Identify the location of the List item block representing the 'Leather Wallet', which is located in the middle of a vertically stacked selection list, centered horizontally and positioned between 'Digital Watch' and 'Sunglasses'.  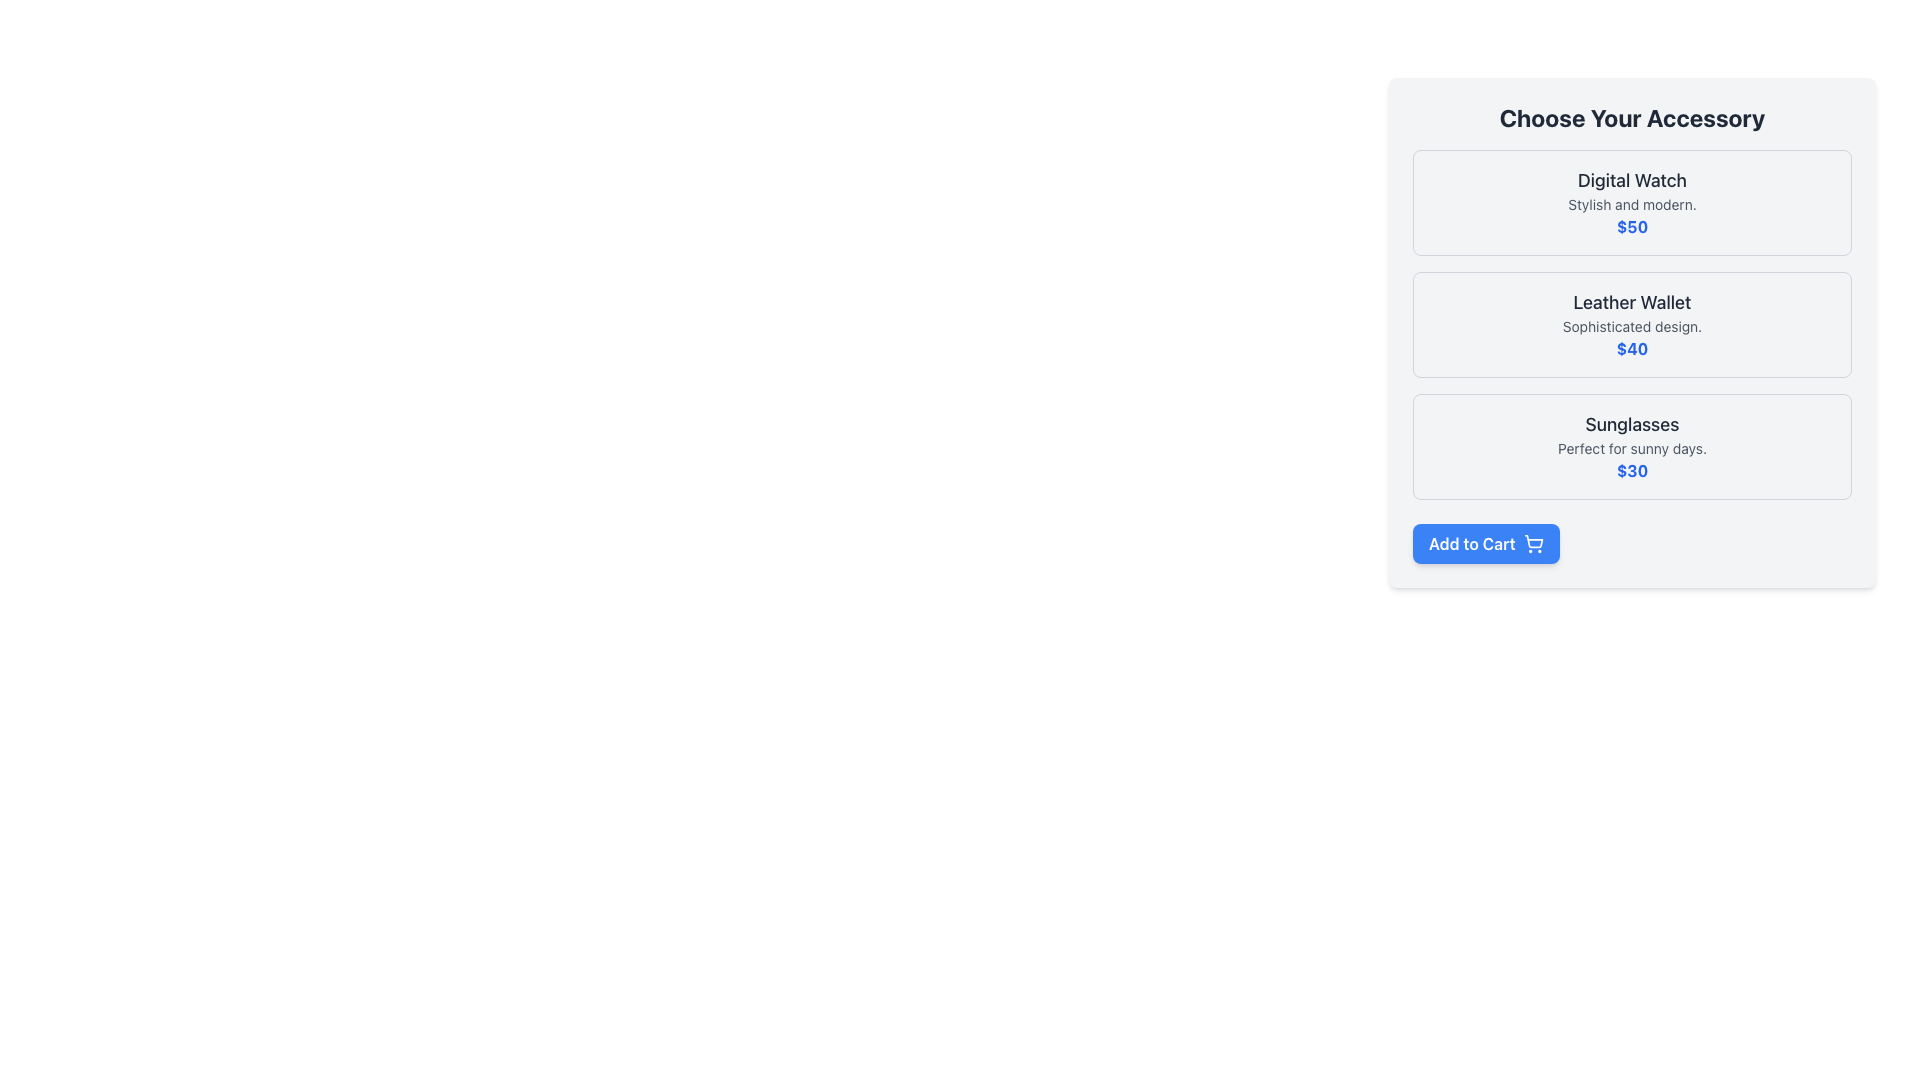
(1632, 323).